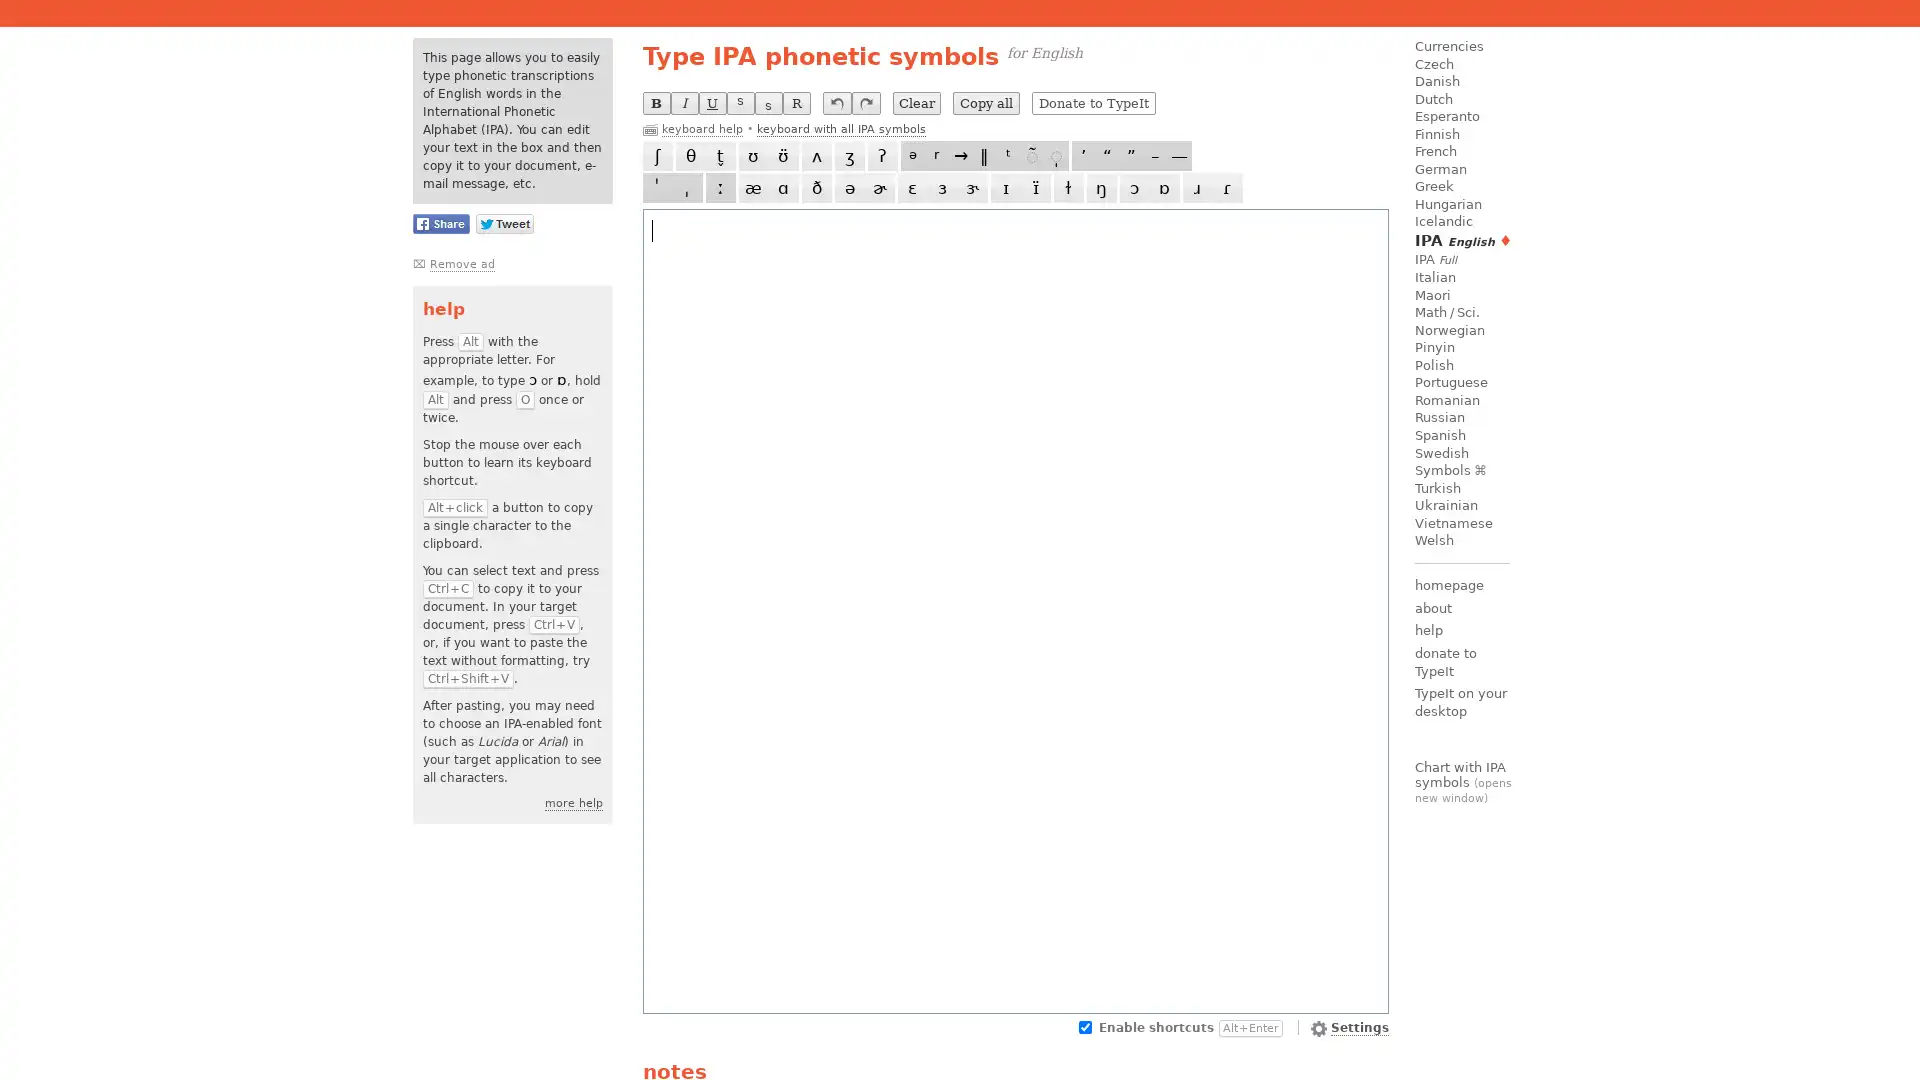 Image resolution: width=1920 pixels, height=1080 pixels. I want to click on S, so click(738, 103).